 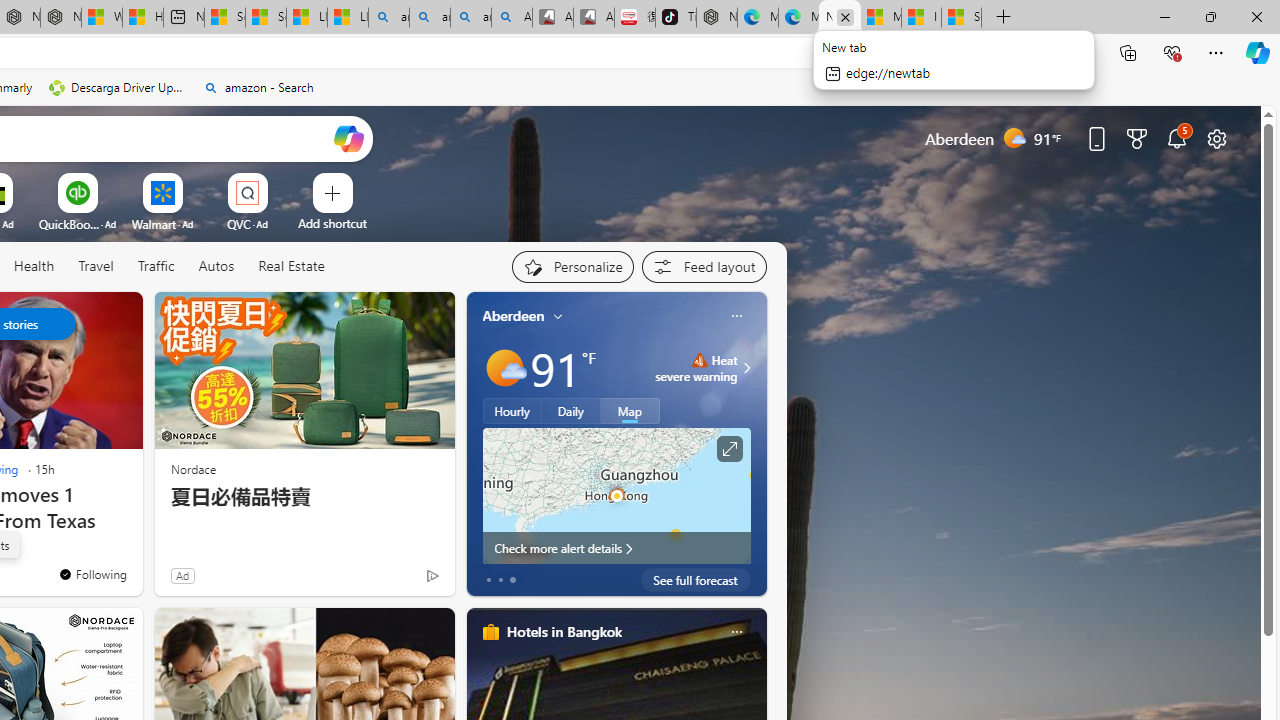 I want to click on 'Microsoft rewards', so click(x=1137, y=137).